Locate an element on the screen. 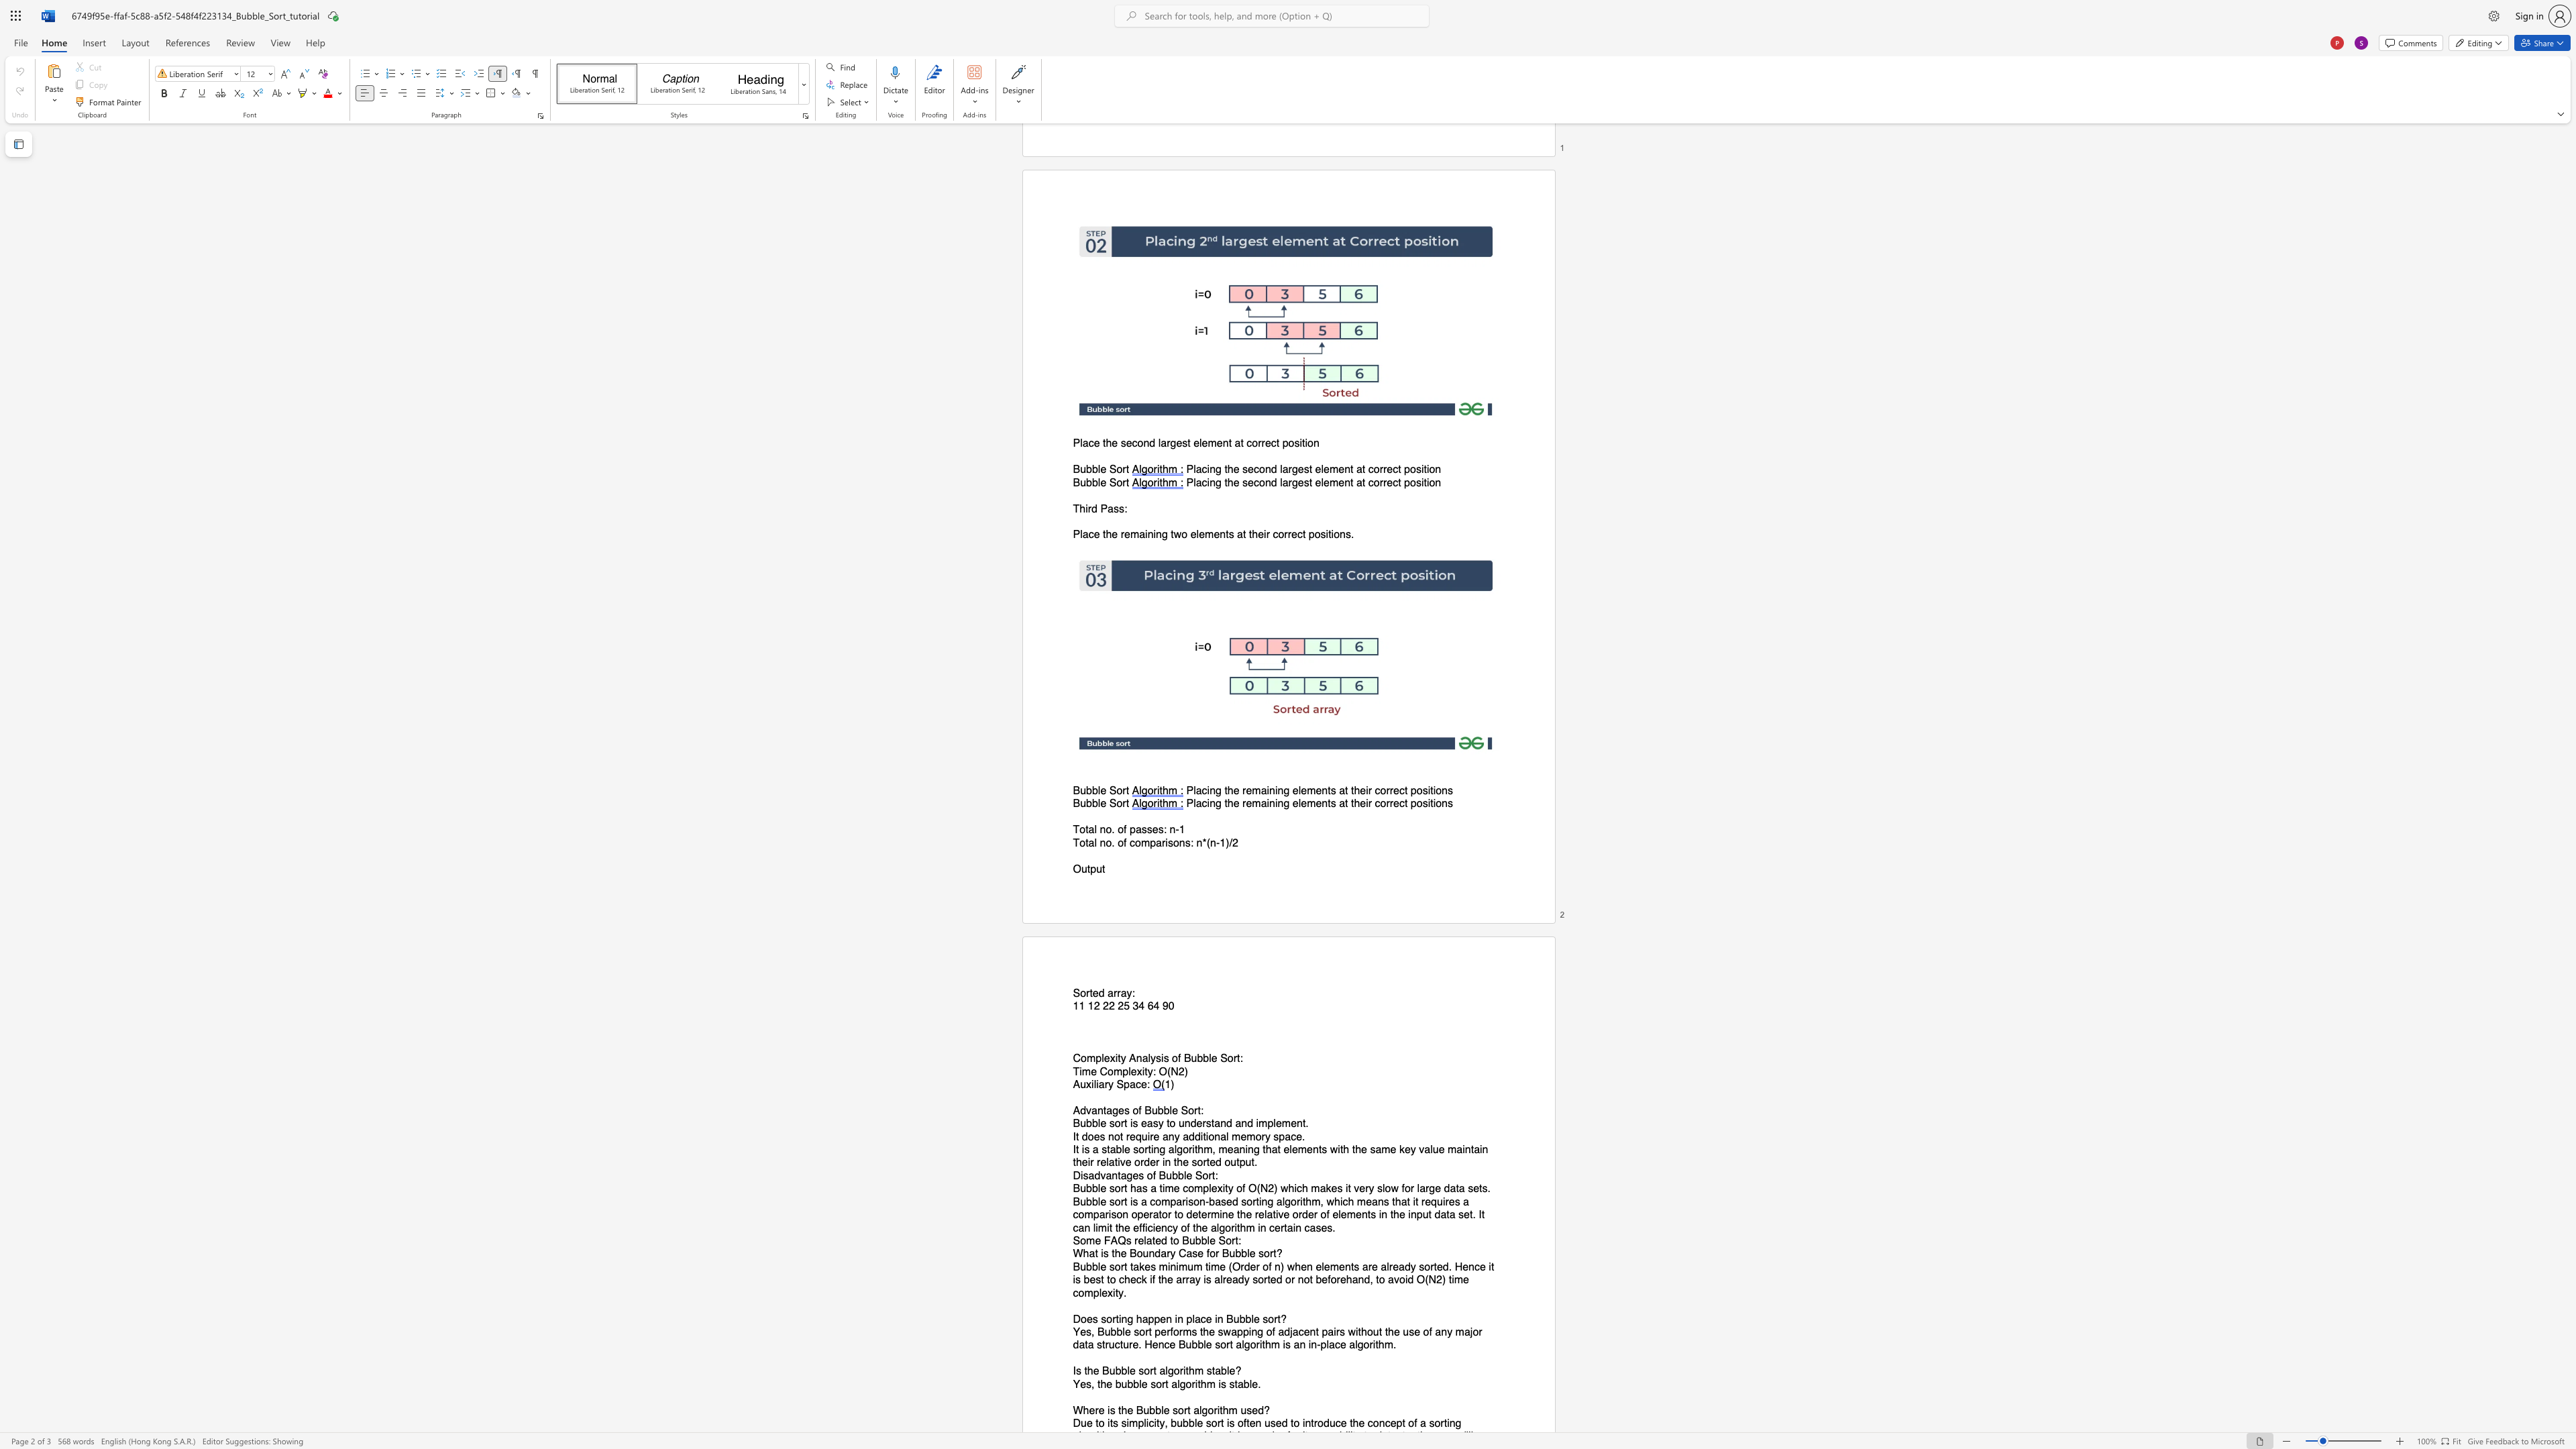 This screenshot has height=1449, width=2576. the 3th character "e" in the text is located at coordinates (1232, 1370).